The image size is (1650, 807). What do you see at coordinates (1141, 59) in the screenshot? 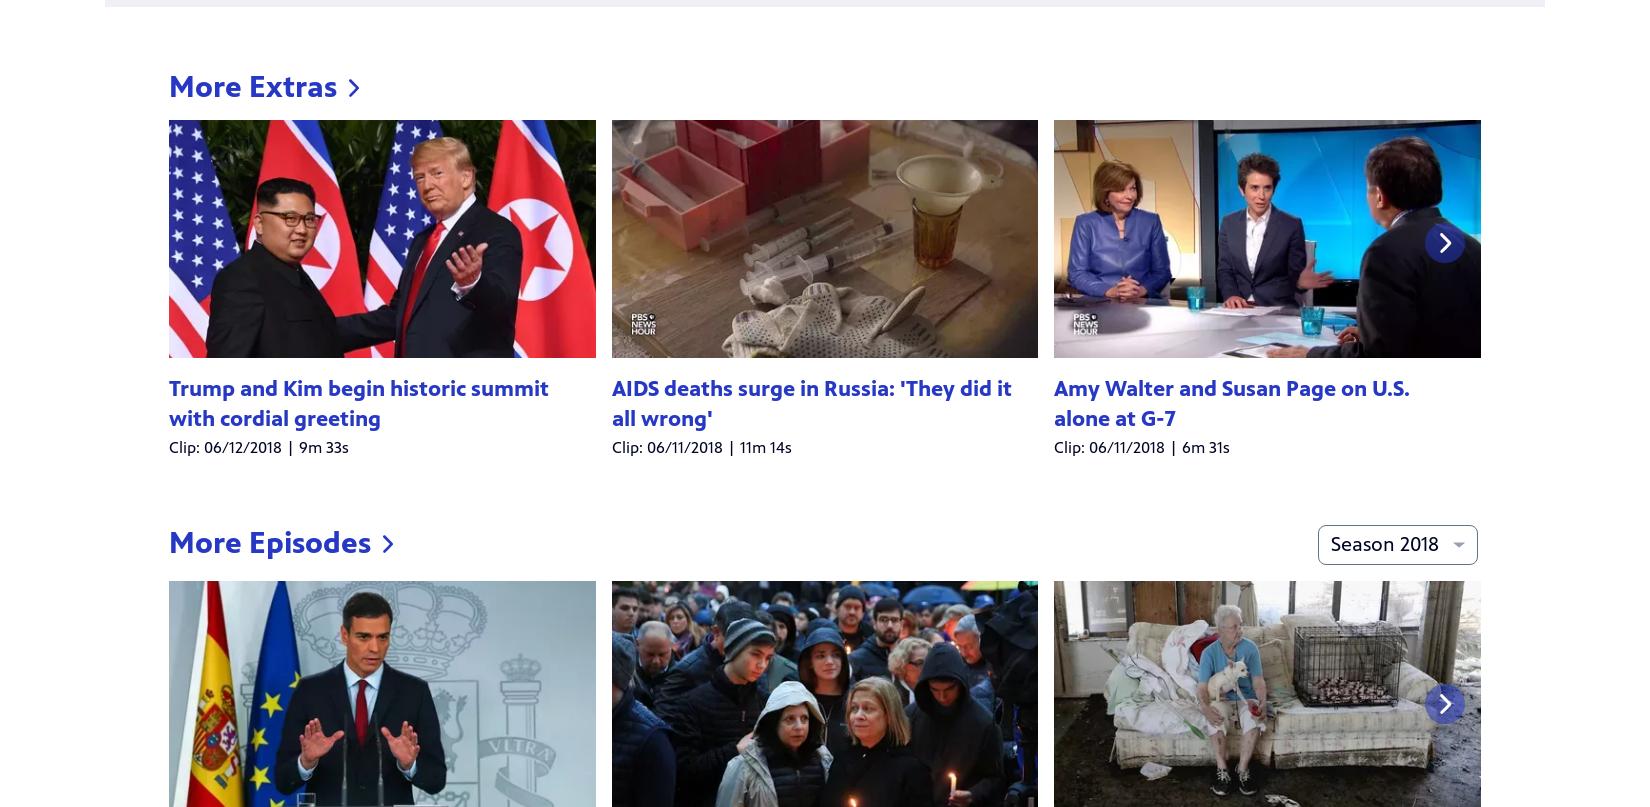
I see `'Clip: 06/11/2018 | 6m 31s'` at bounding box center [1141, 59].